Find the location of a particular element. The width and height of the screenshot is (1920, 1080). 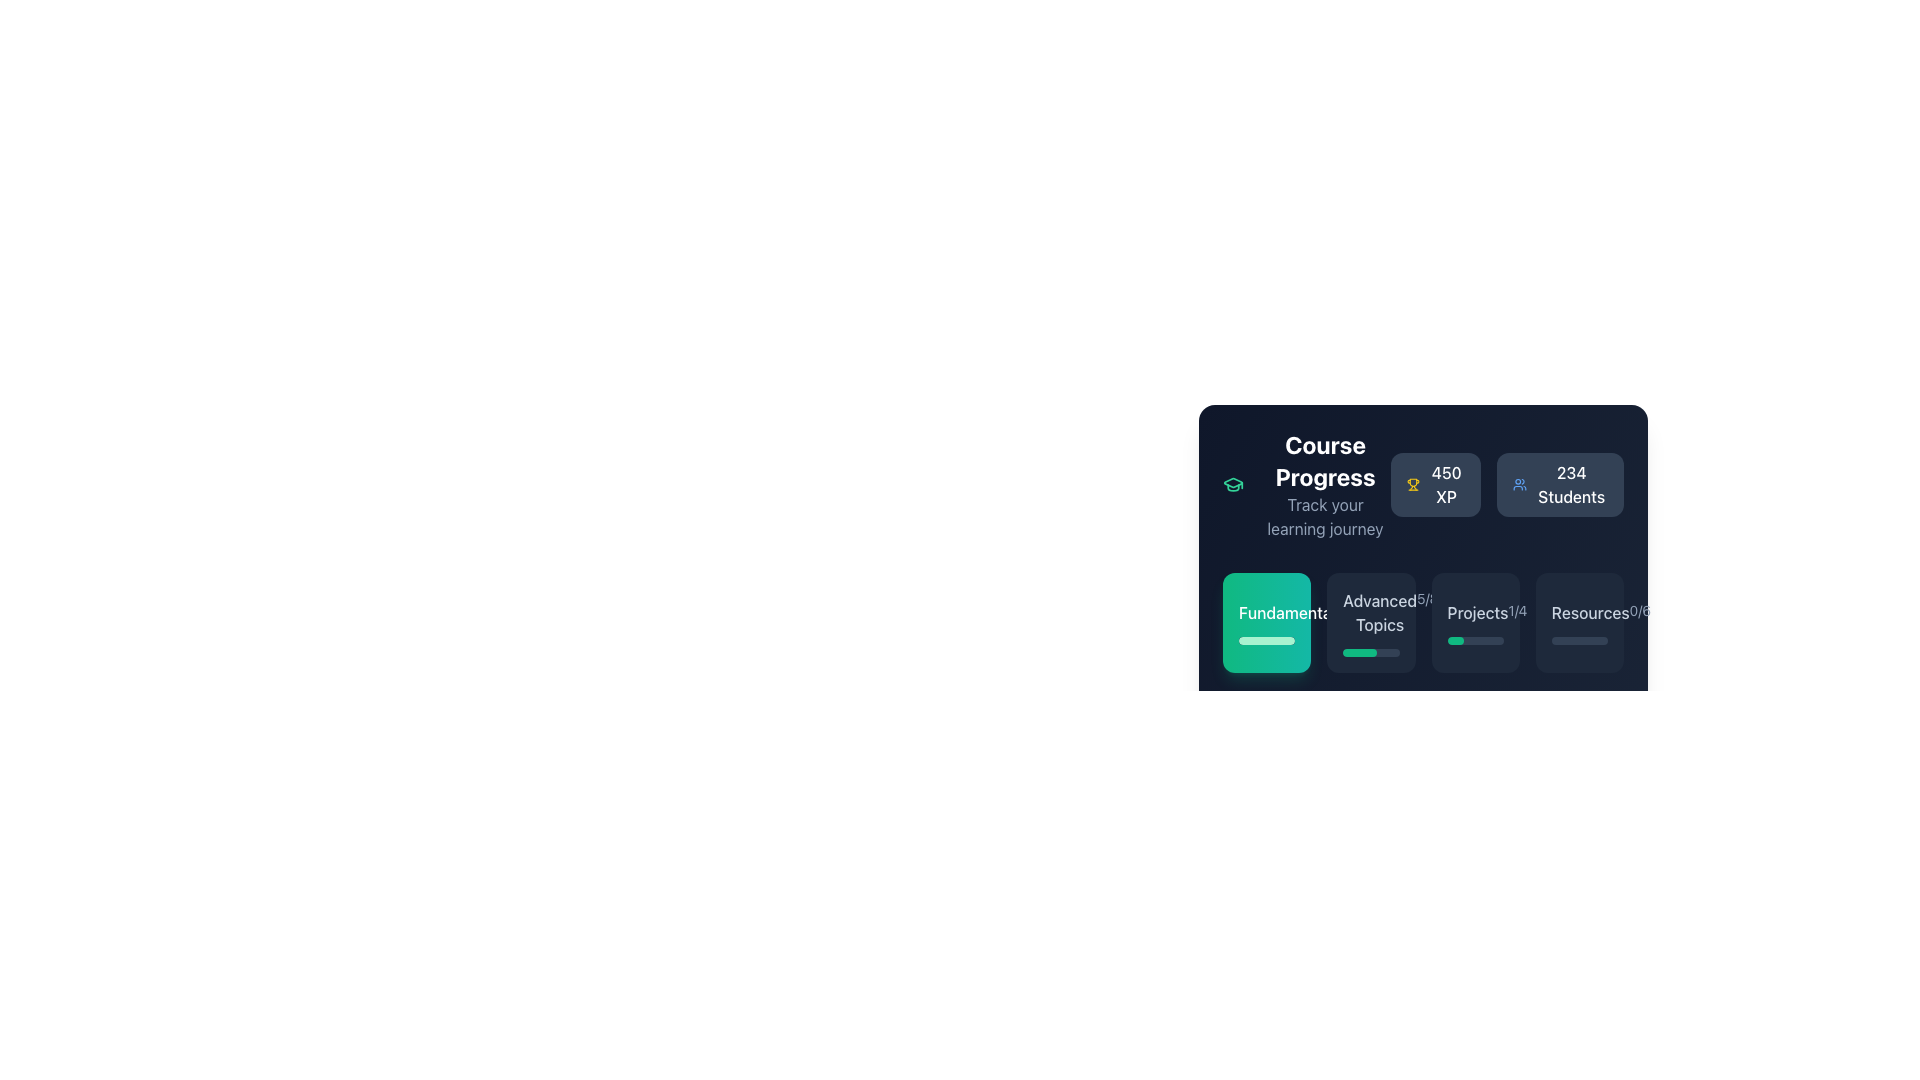

the Informational display card displaying '450 XP' with a trophy icon, located in the upper-right section of the layout adjacent to the 'Course Progress' title is located at coordinates (1434, 485).